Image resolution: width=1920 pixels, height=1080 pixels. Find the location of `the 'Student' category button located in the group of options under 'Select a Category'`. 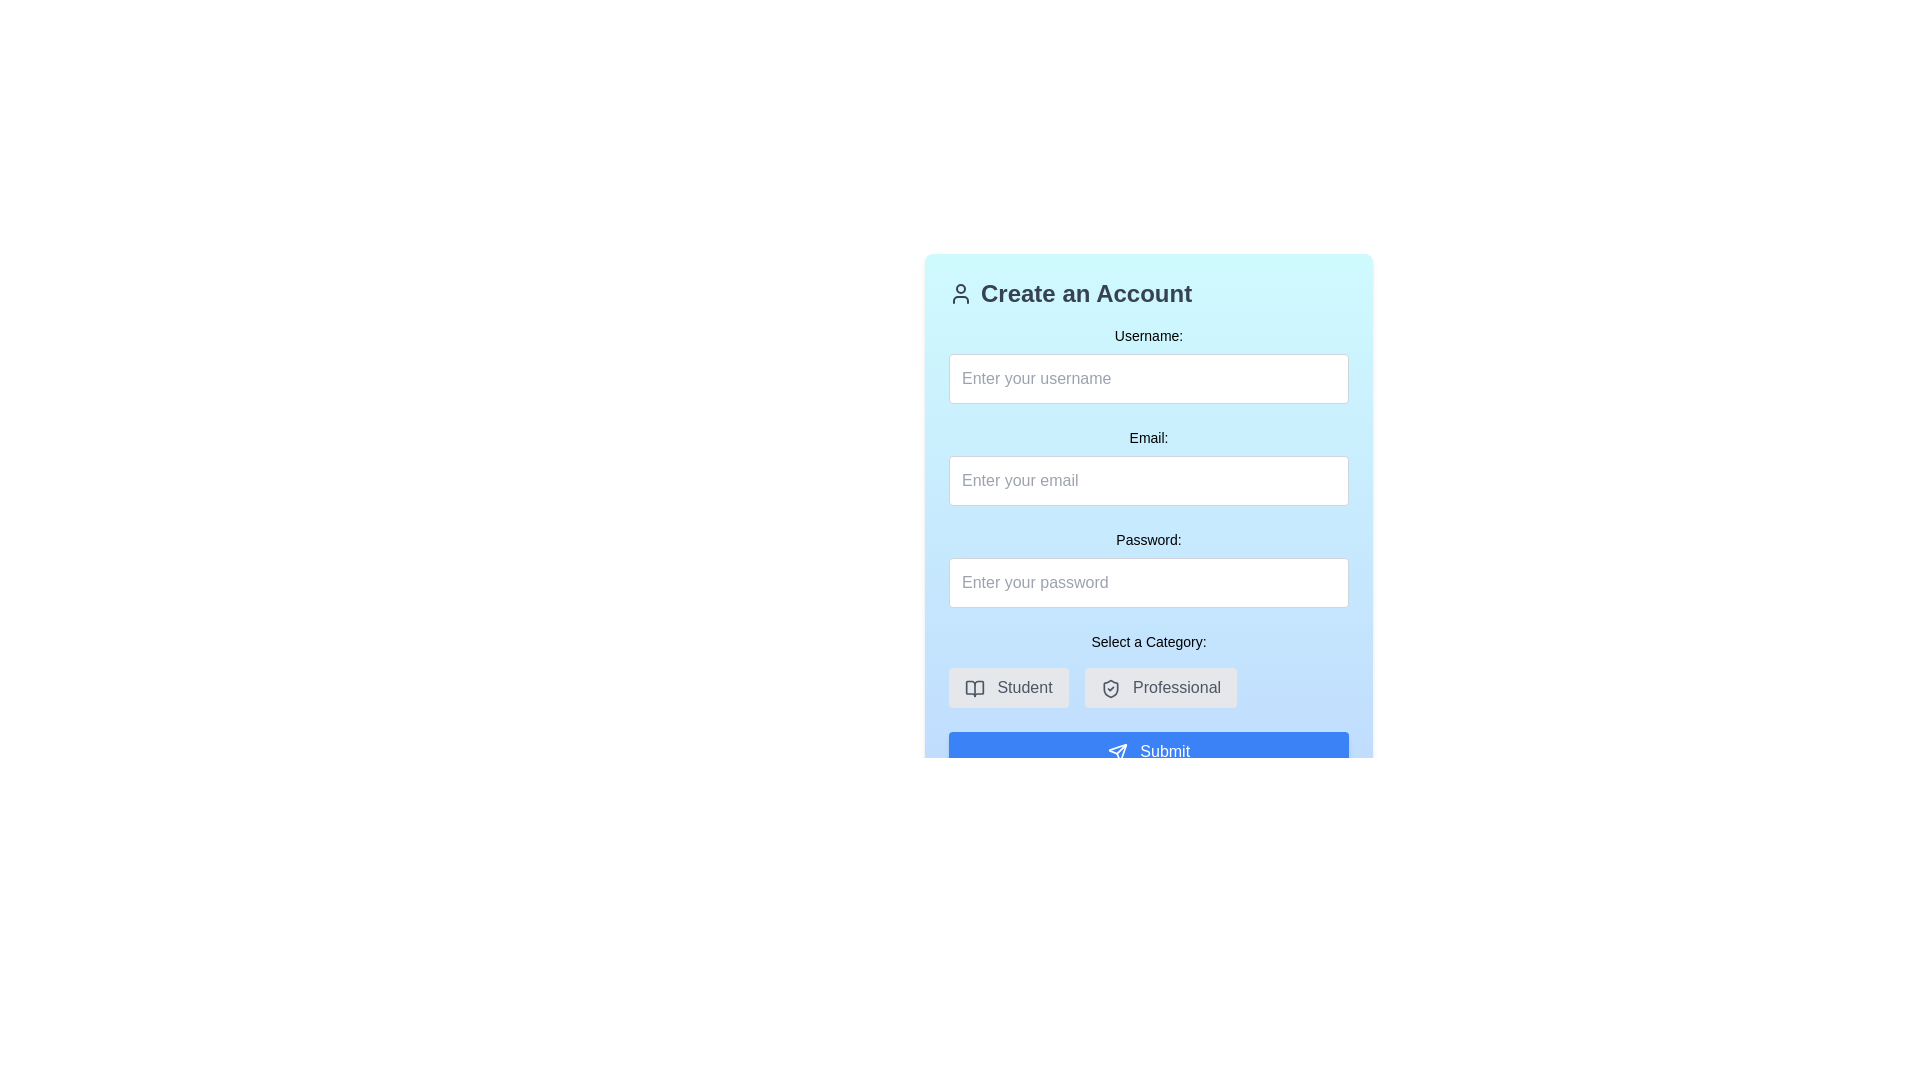

the 'Student' category button located in the group of options under 'Select a Category' is located at coordinates (1008, 686).